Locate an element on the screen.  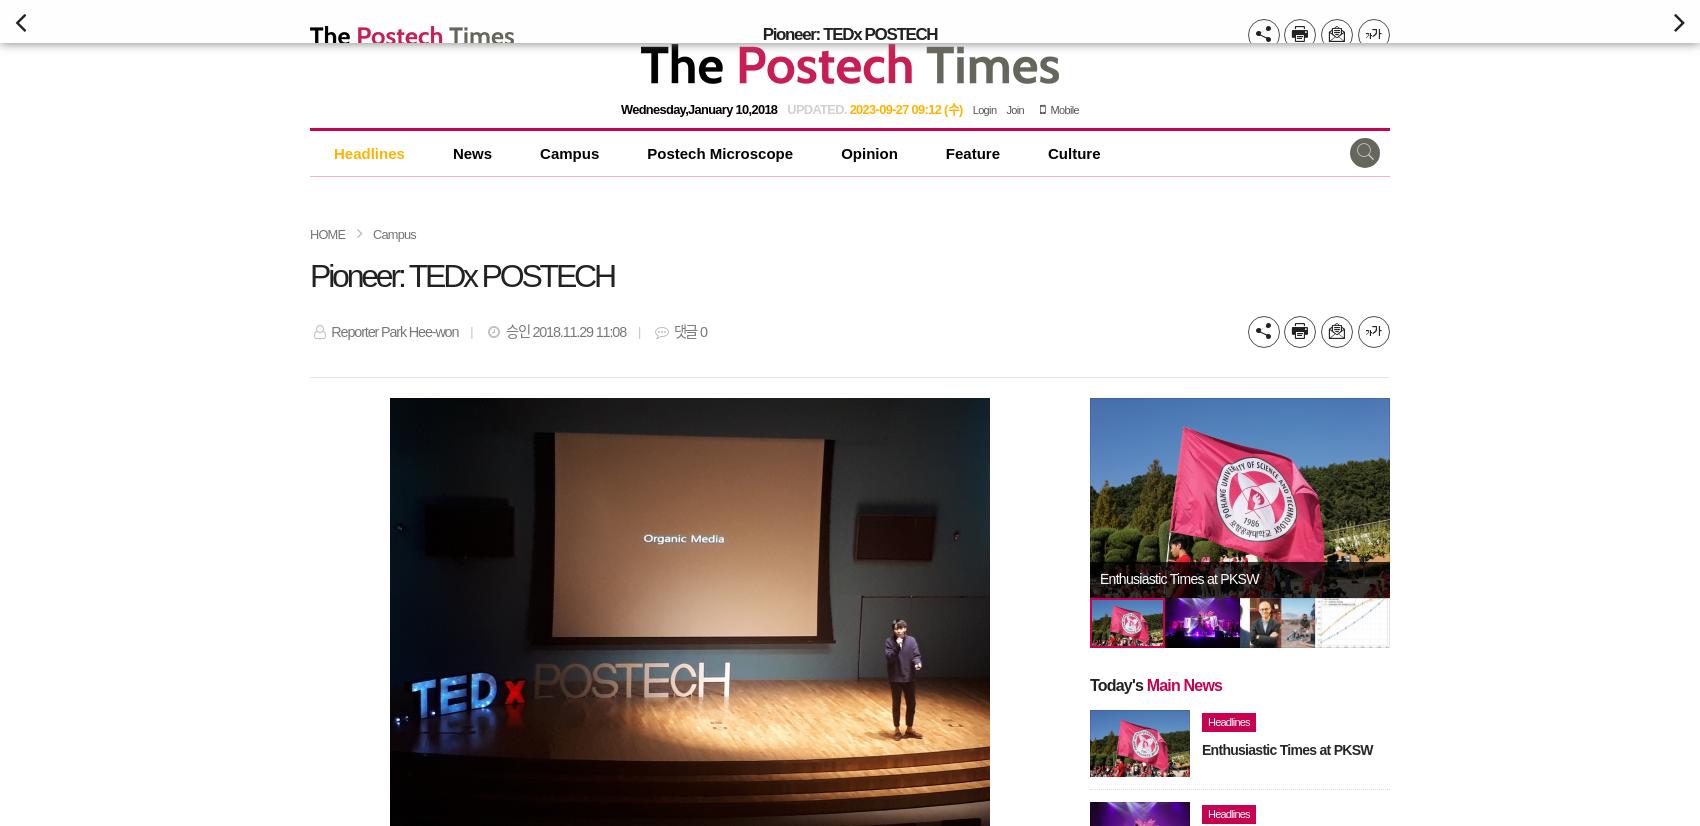
'Today's' is located at coordinates (1117, 683).